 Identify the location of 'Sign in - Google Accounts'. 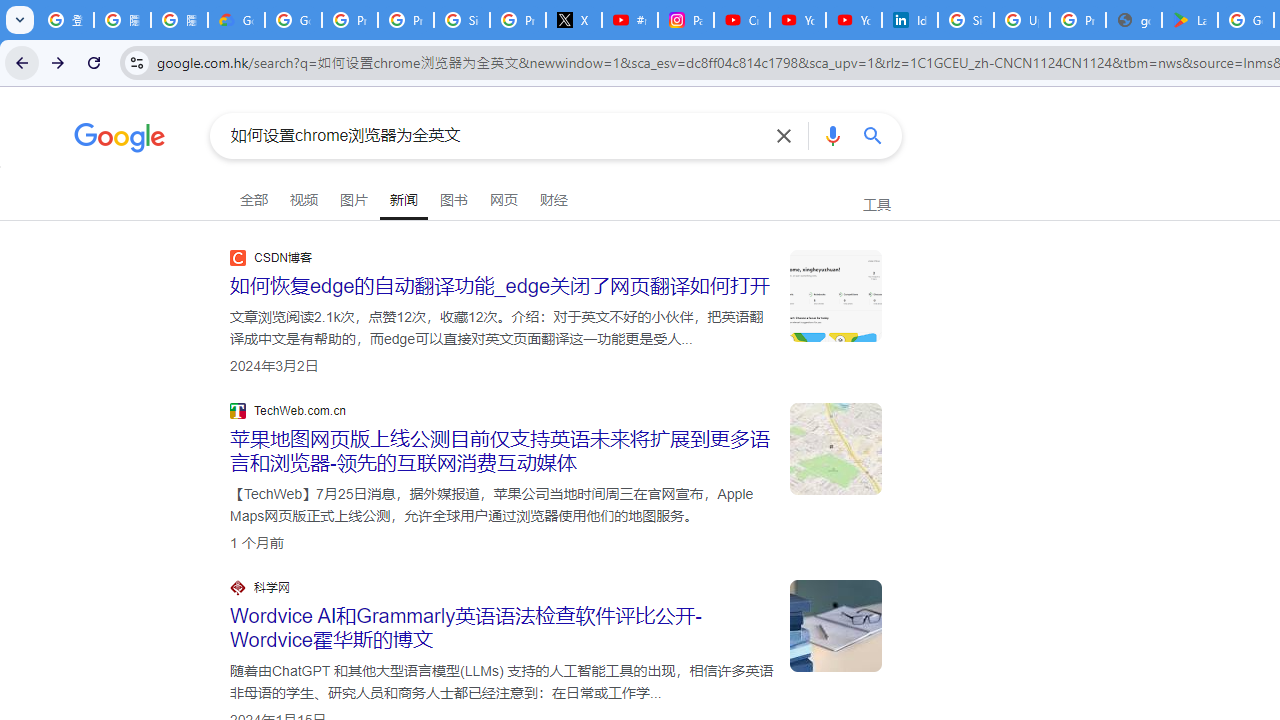
(966, 20).